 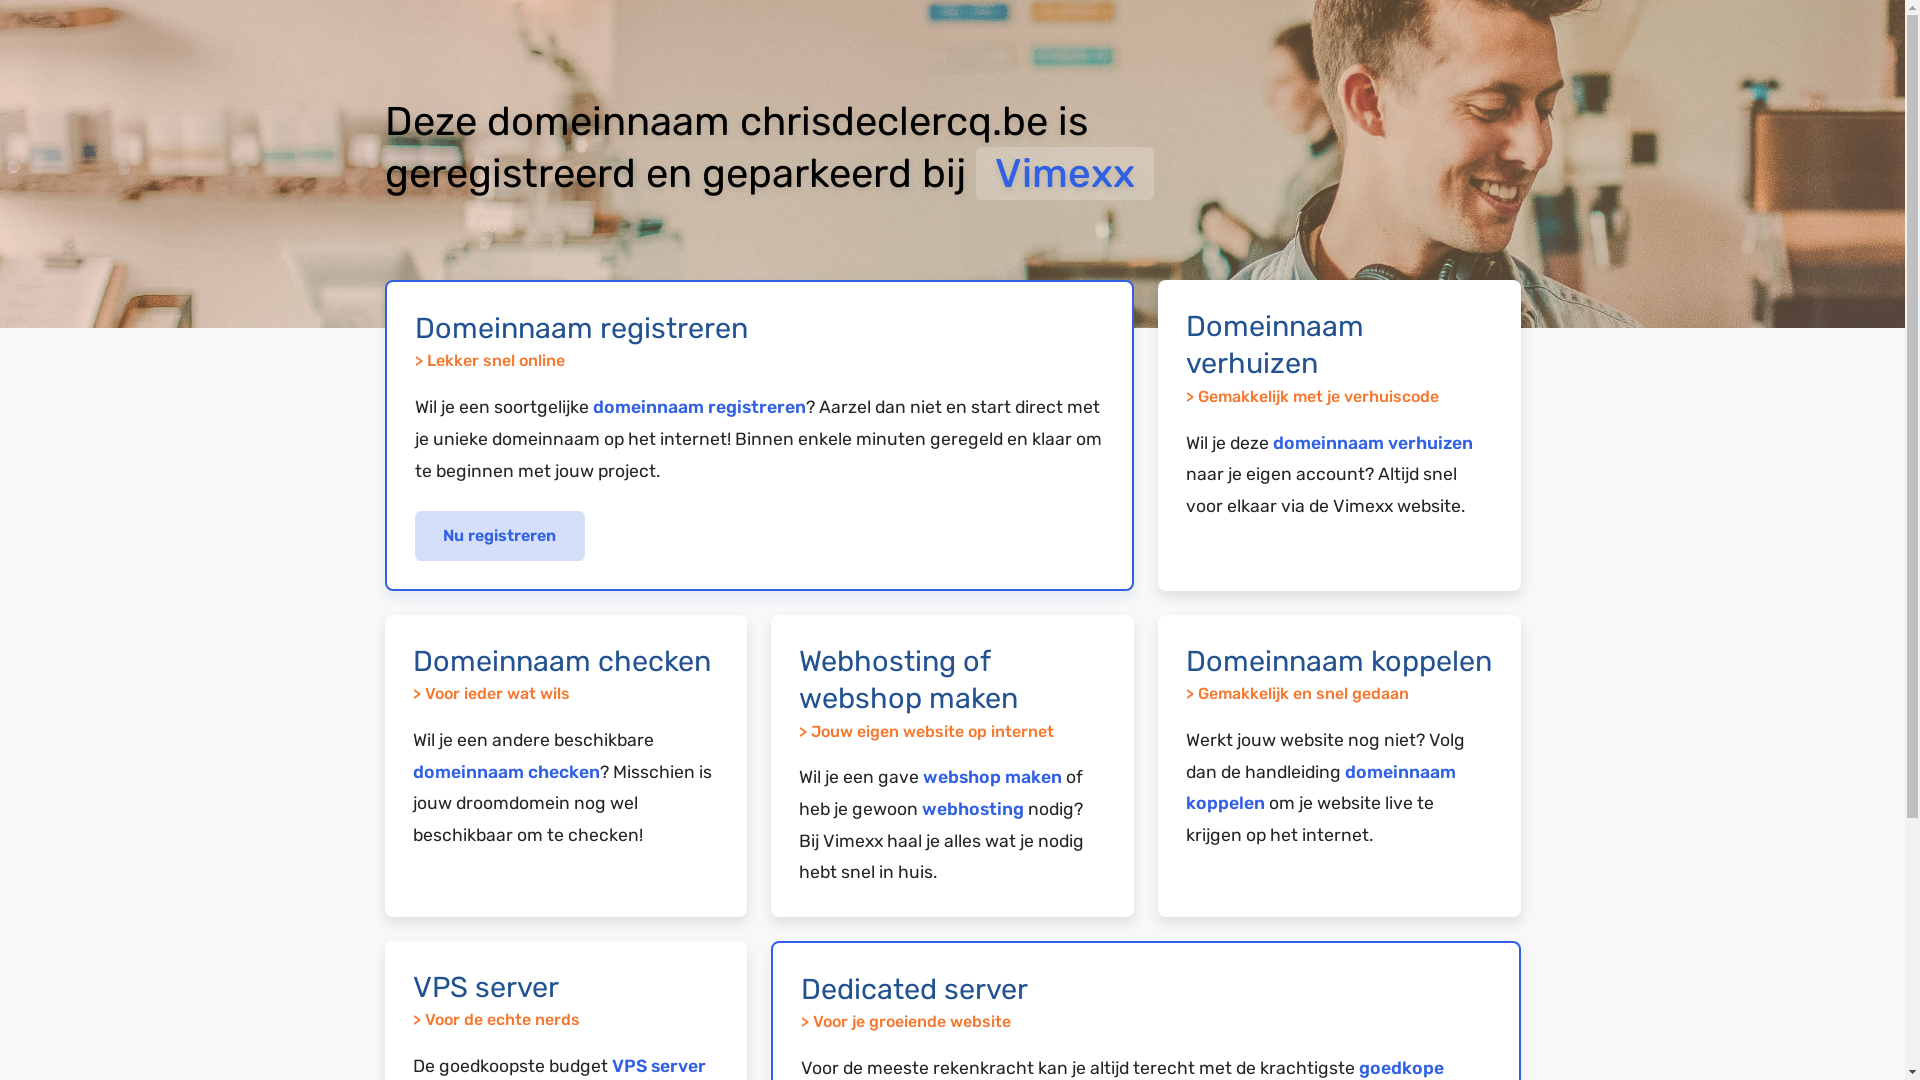 What do you see at coordinates (992, 775) in the screenshot?
I see `'webshop maken'` at bounding box center [992, 775].